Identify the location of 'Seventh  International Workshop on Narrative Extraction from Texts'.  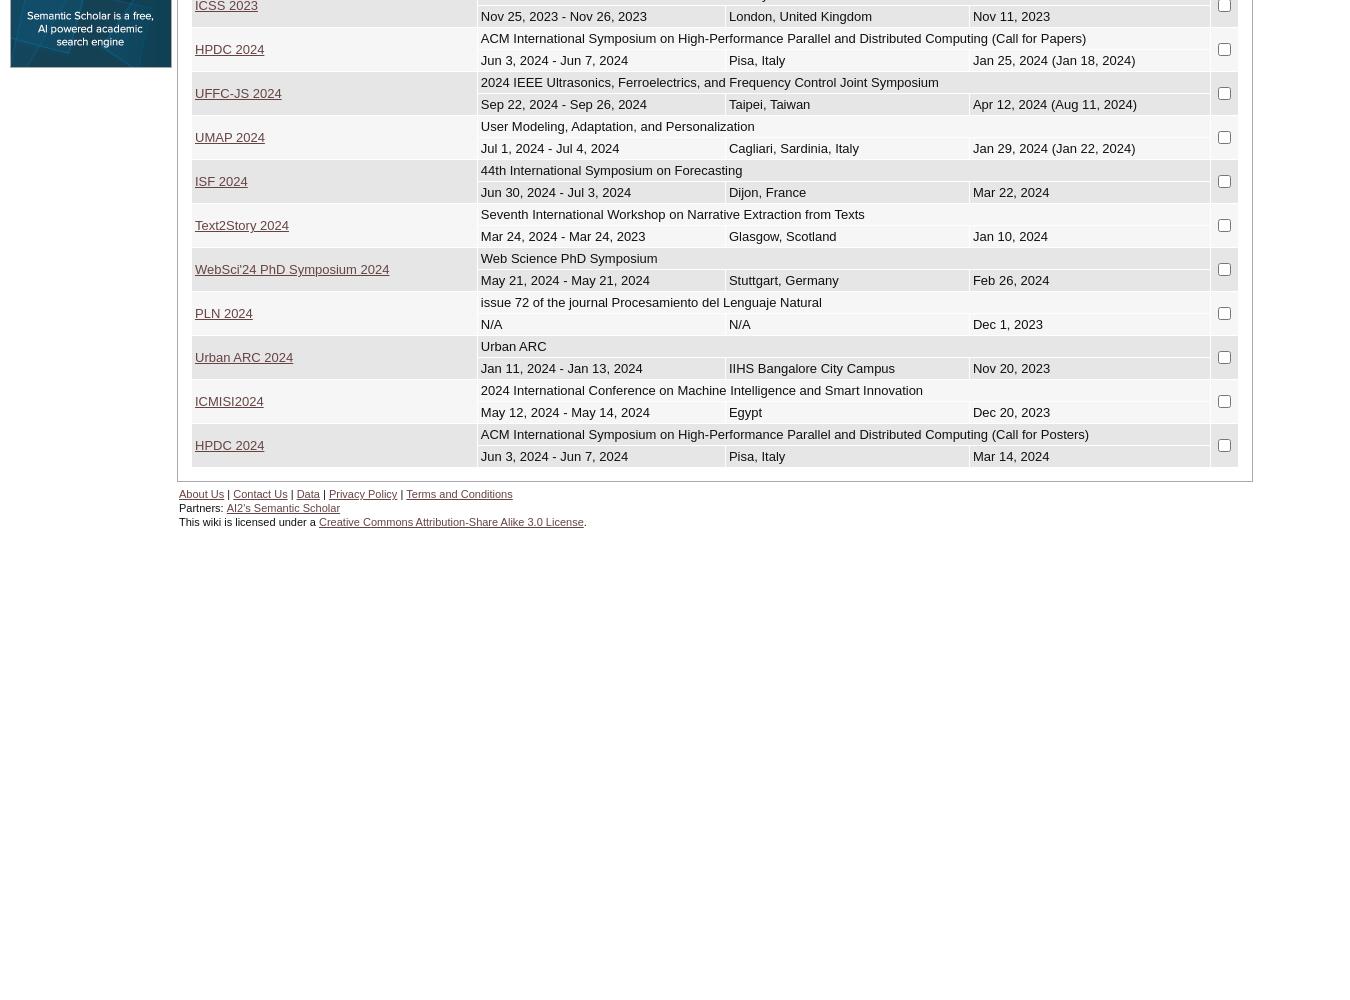
(672, 212).